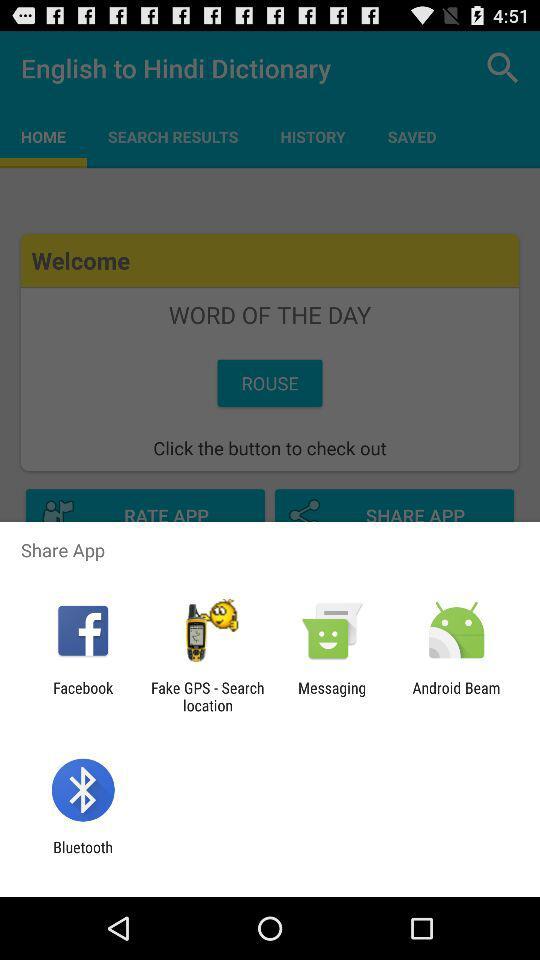  What do you see at coordinates (82, 855) in the screenshot?
I see `bluetooth icon` at bounding box center [82, 855].